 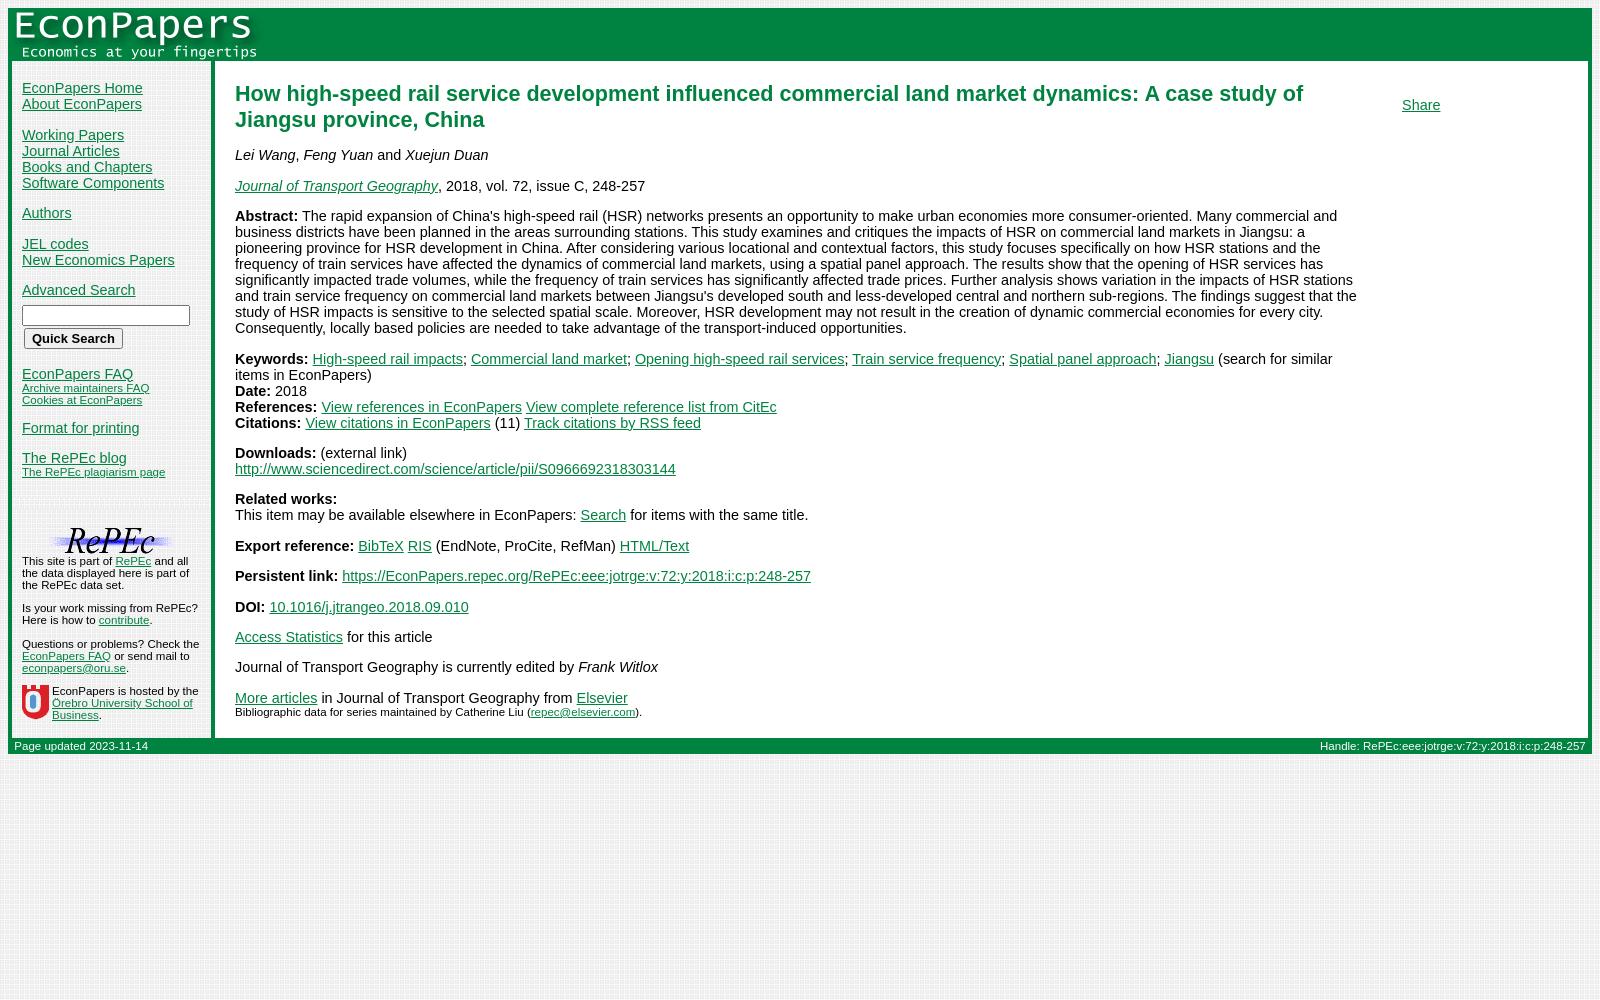 I want to click on 'Page updated 2023-11-14', so click(x=79, y=745).